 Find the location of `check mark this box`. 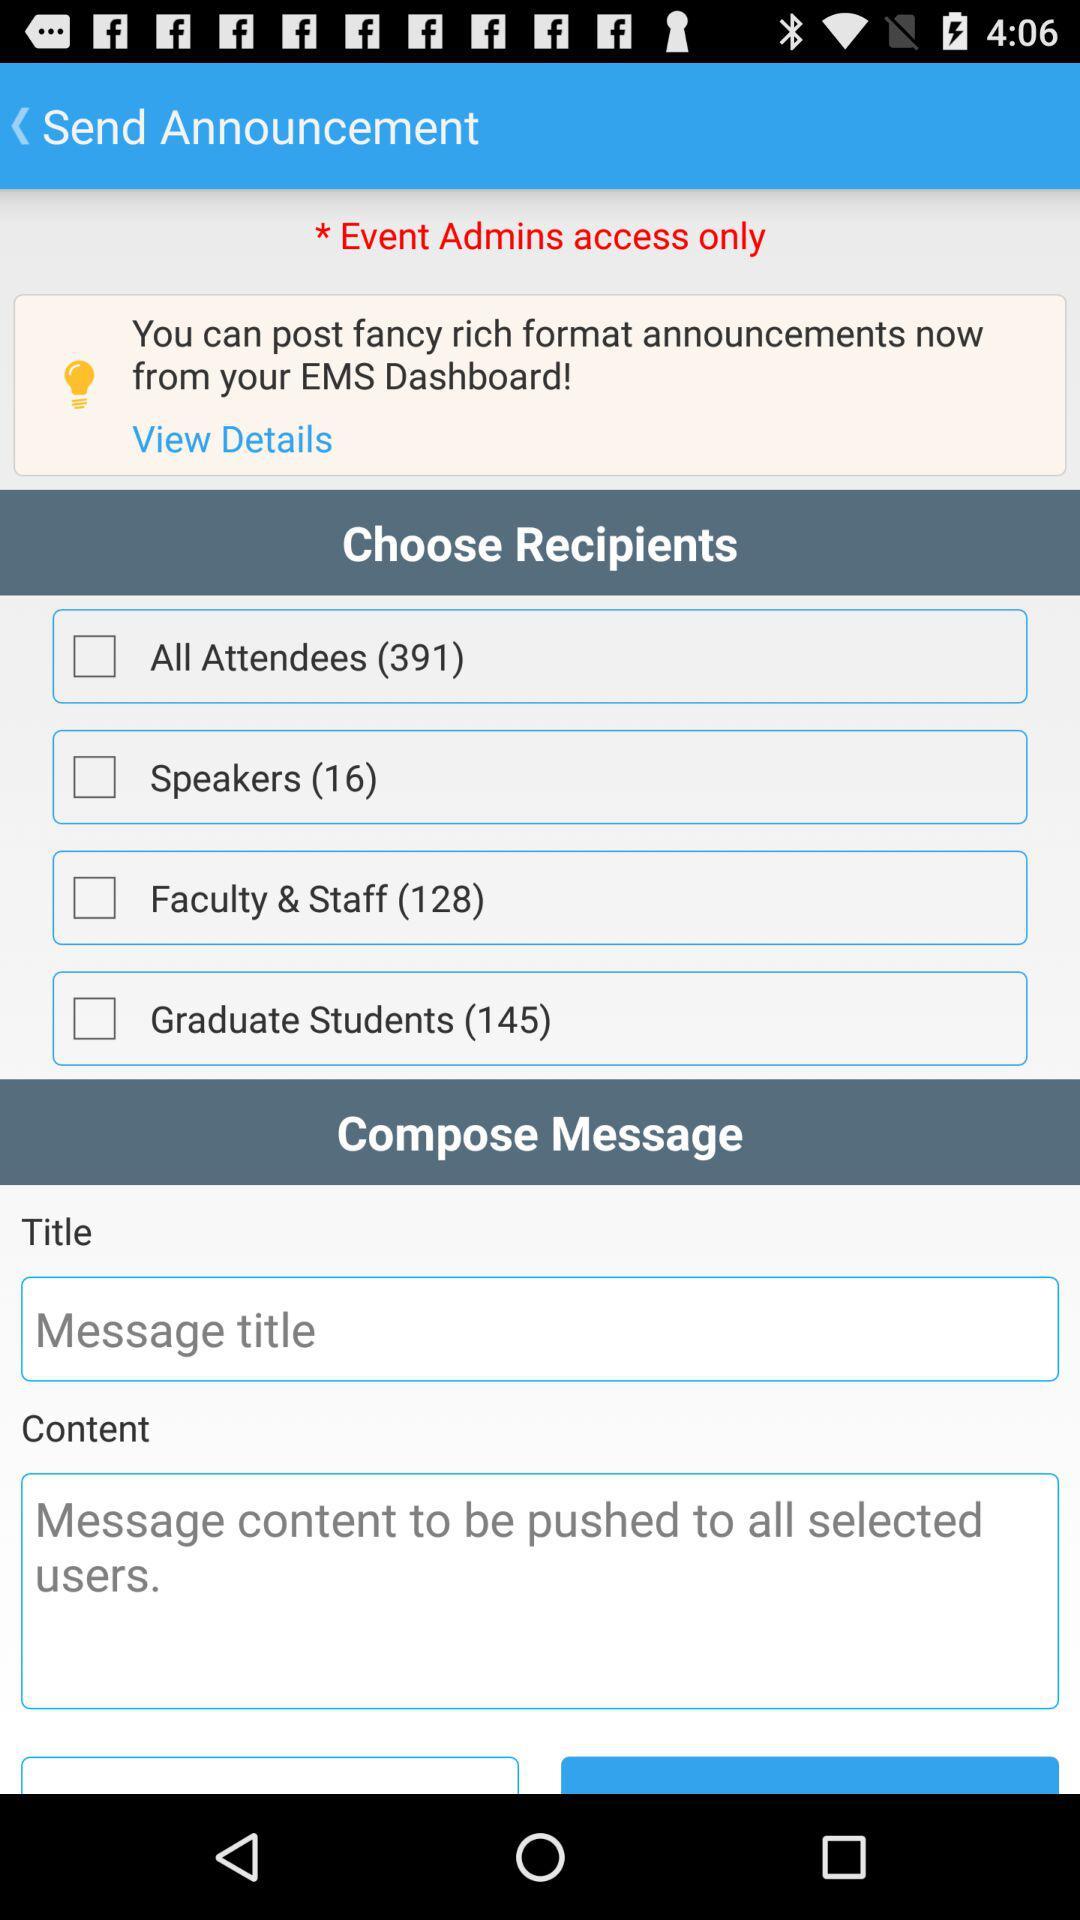

check mark this box is located at coordinates (94, 656).